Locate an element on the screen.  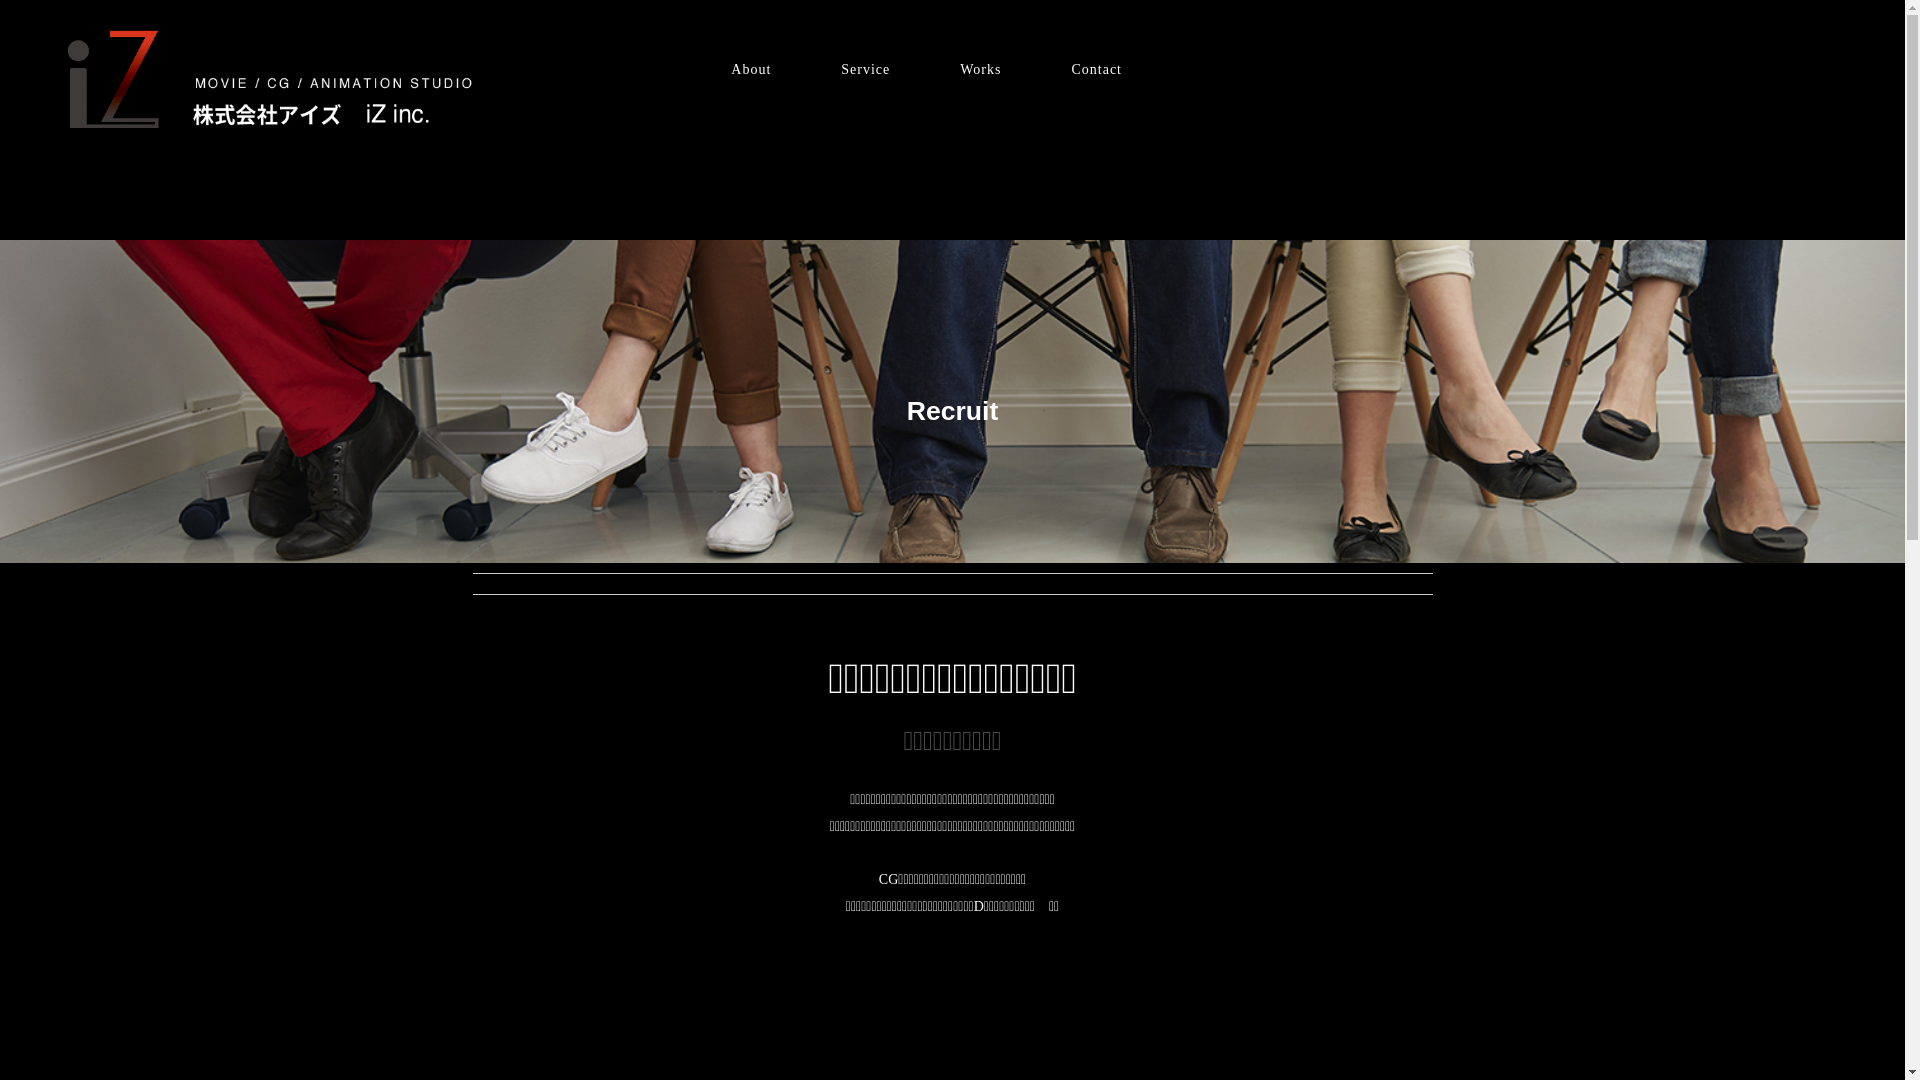
'About' is located at coordinates (749, 68).